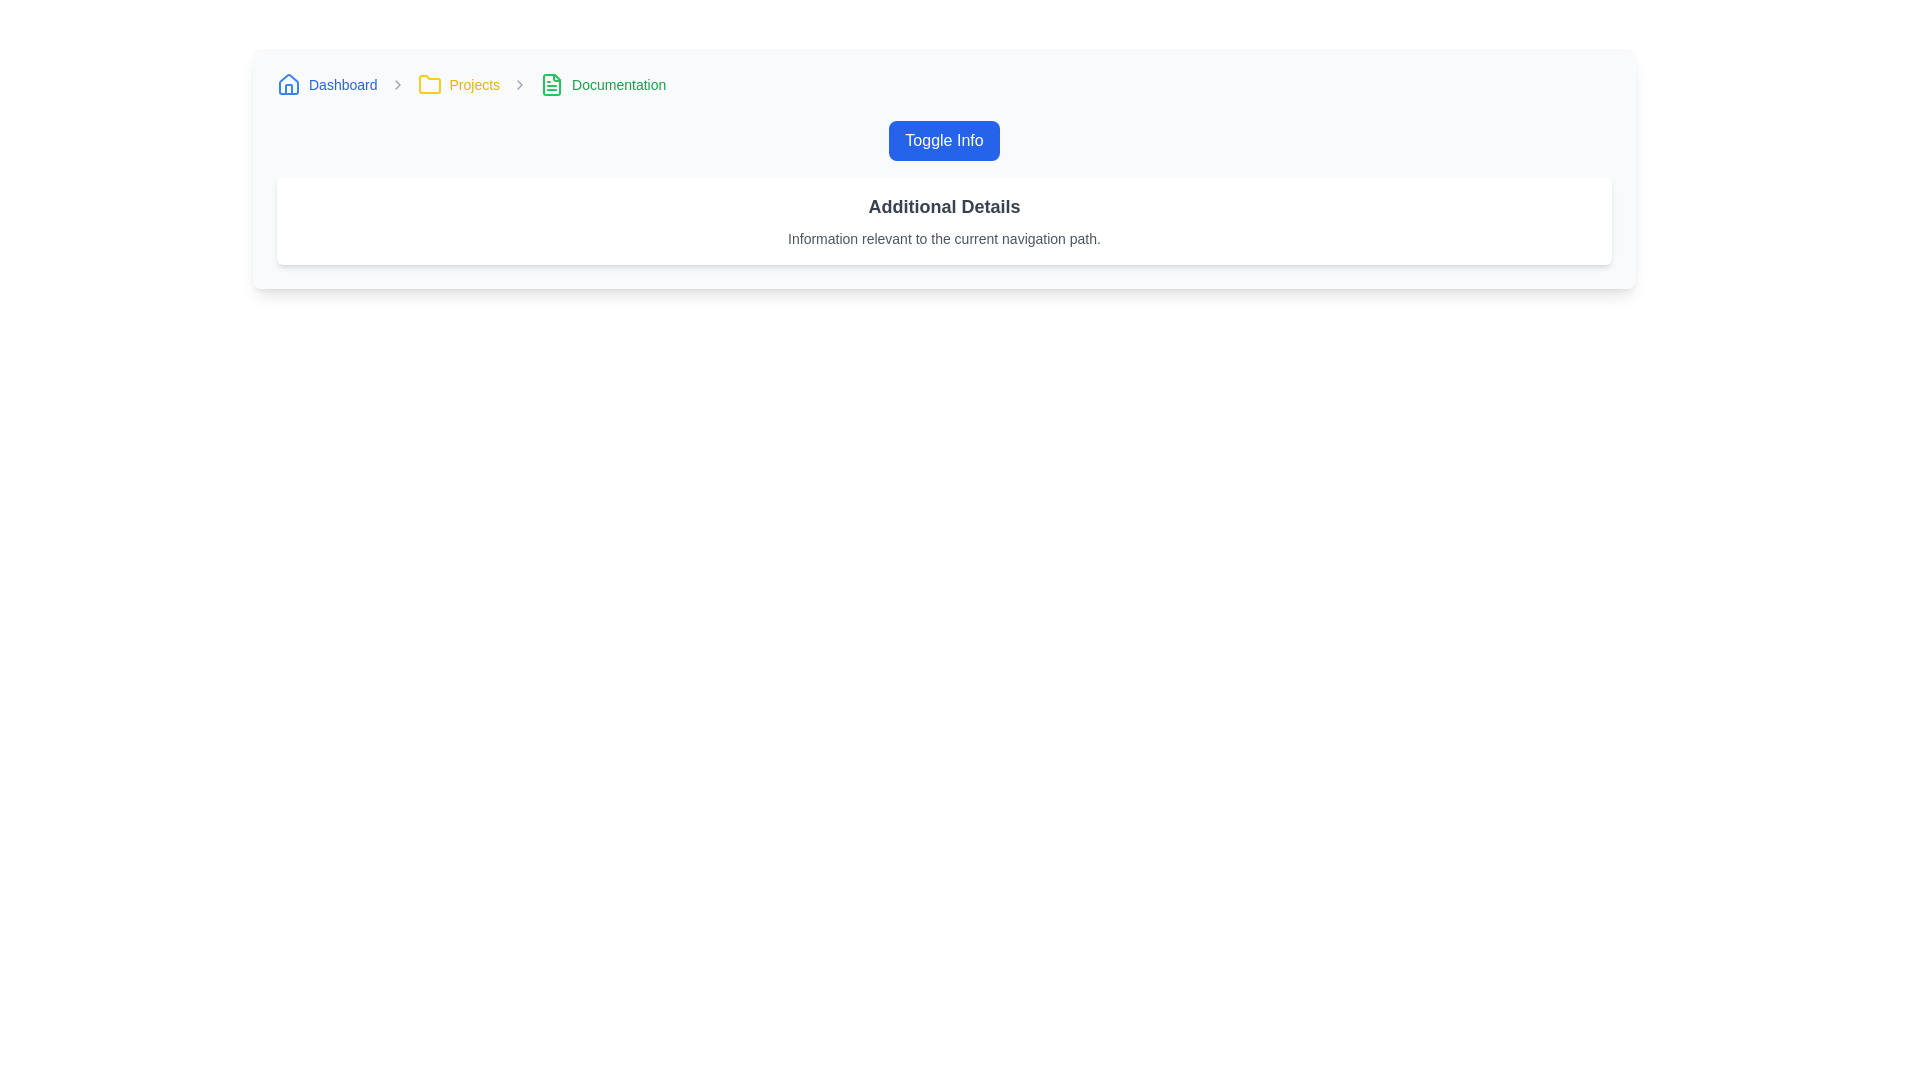  Describe the element at coordinates (552, 83) in the screenshot. I see `the green icon representing the 'Documentation' section in the breadcrumb navigation, which is located after the yellow folder icon and before the text 'Documentation.'` at that location.